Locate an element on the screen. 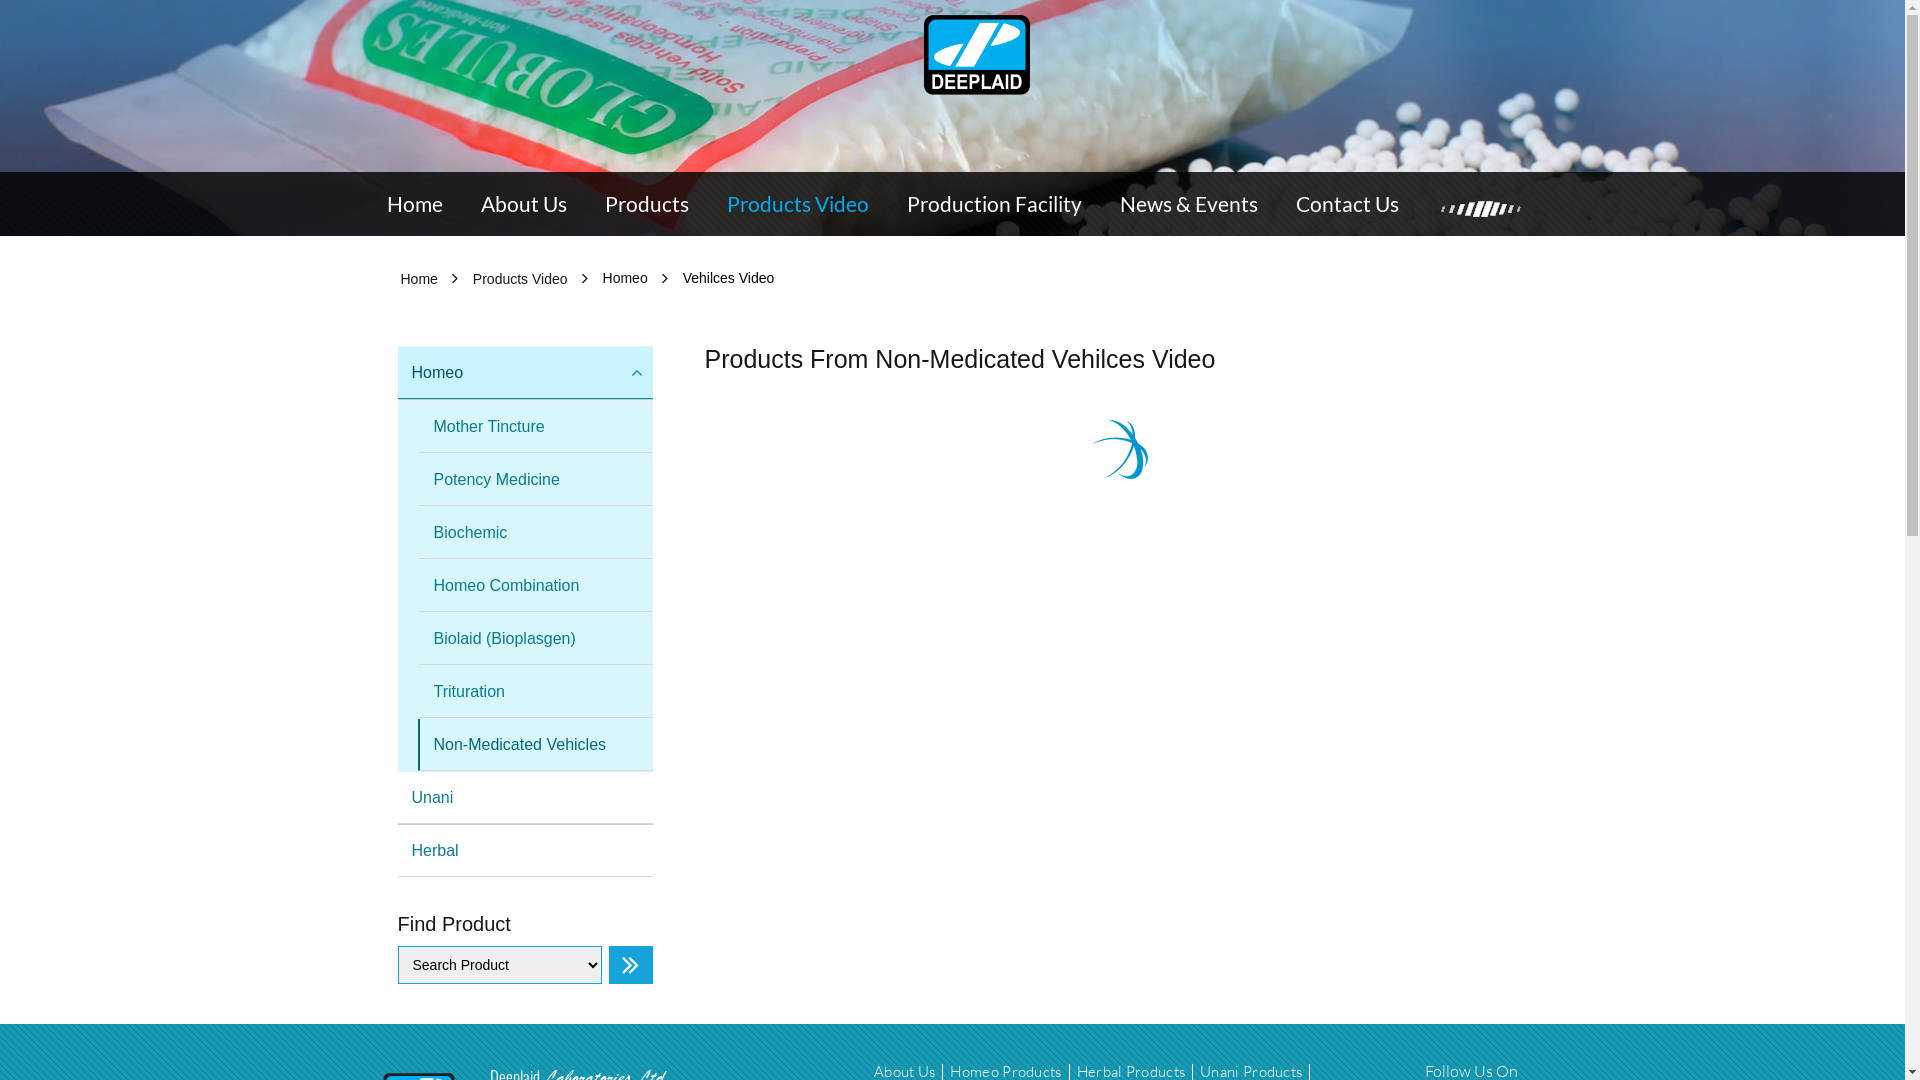 Image resolution: width=1920 pixels, height=1080 pixels. 'Trituration' is located at coordinates (416, 690).